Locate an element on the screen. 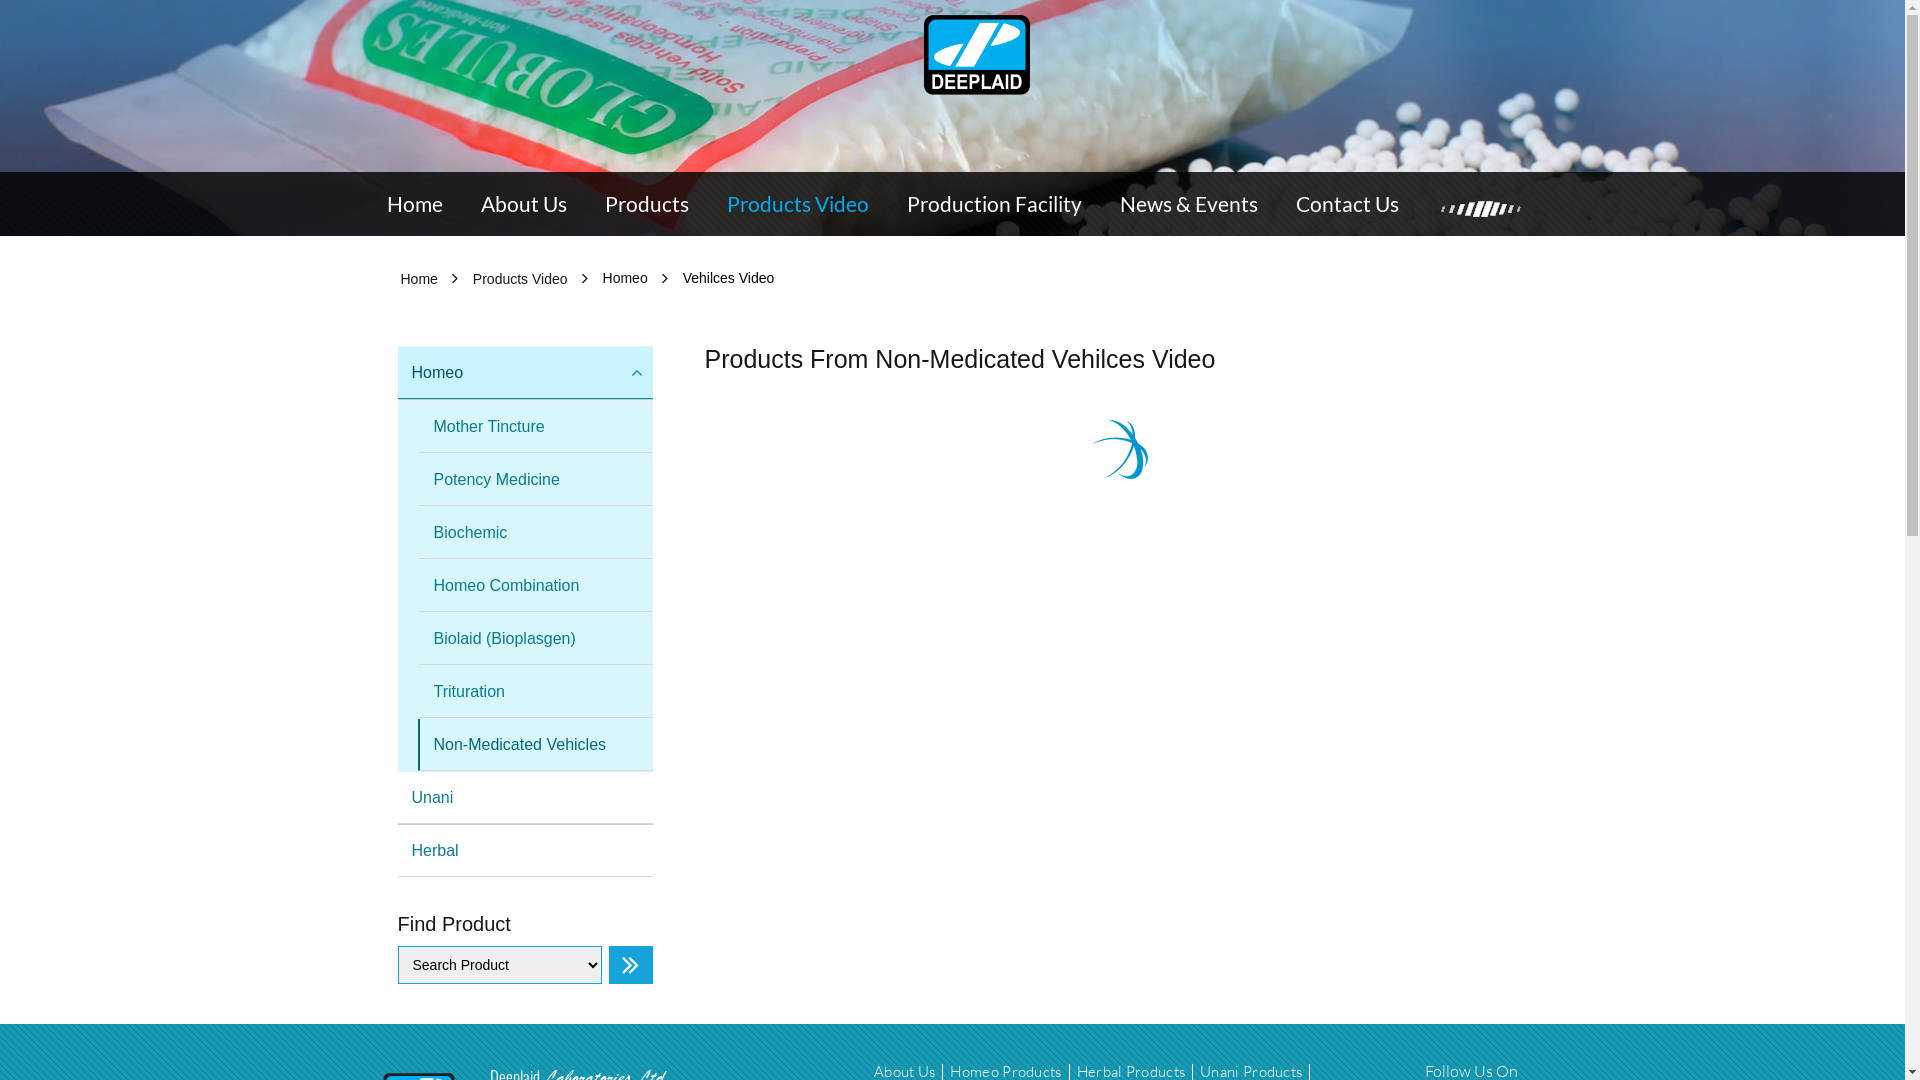 Image resolution: width=1920 pixels, height=1080 pixels. 'Trituration' is located at coordinates (416, 690).